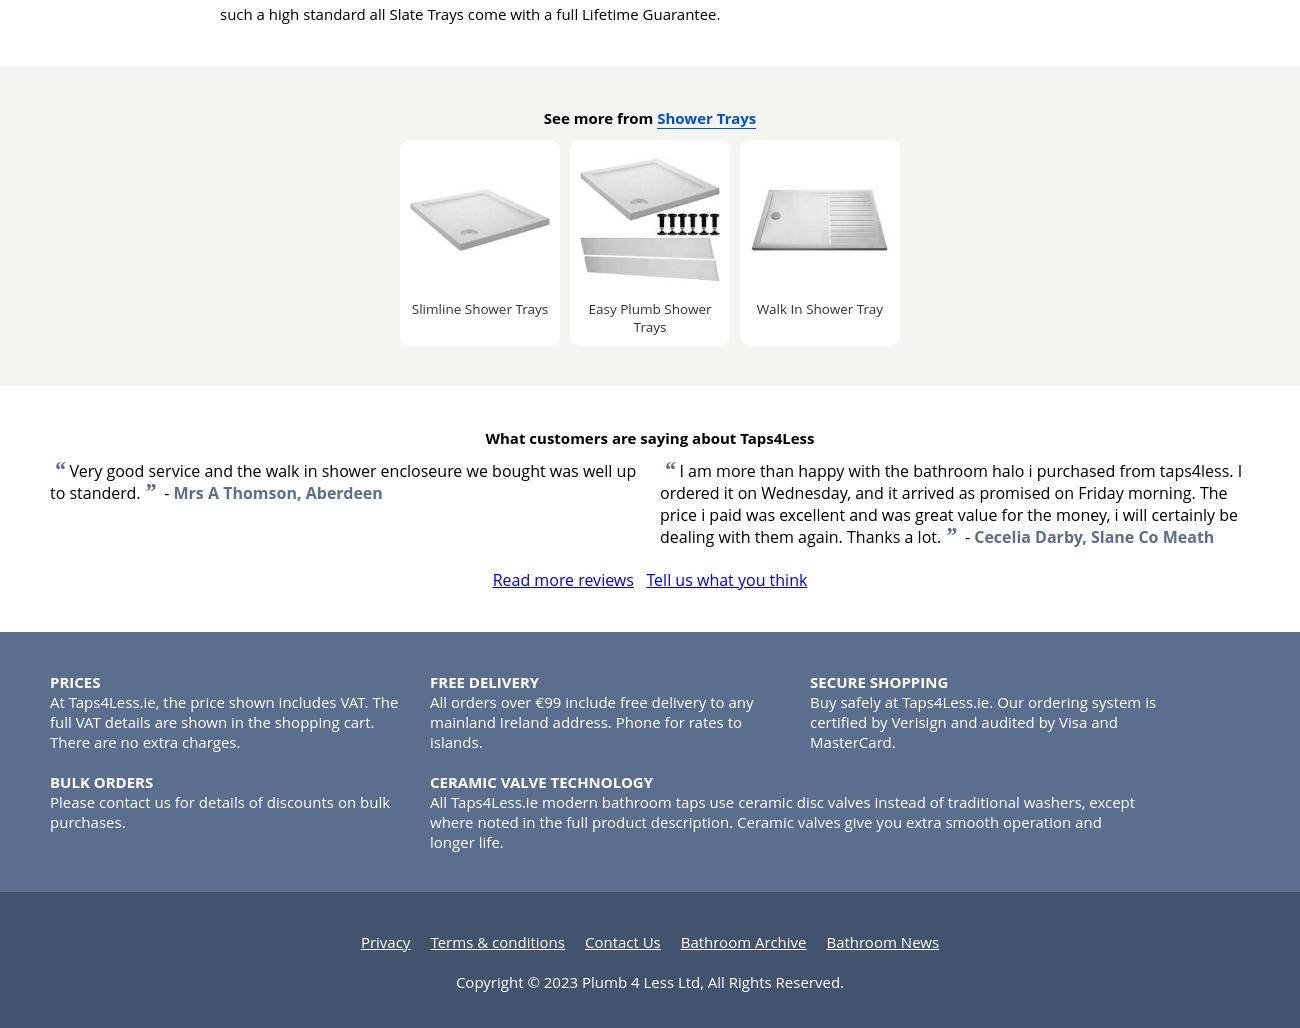 This screenshot has height=1028, width=1300. I want to click on 'Bulk Orders', so click(101, 781).